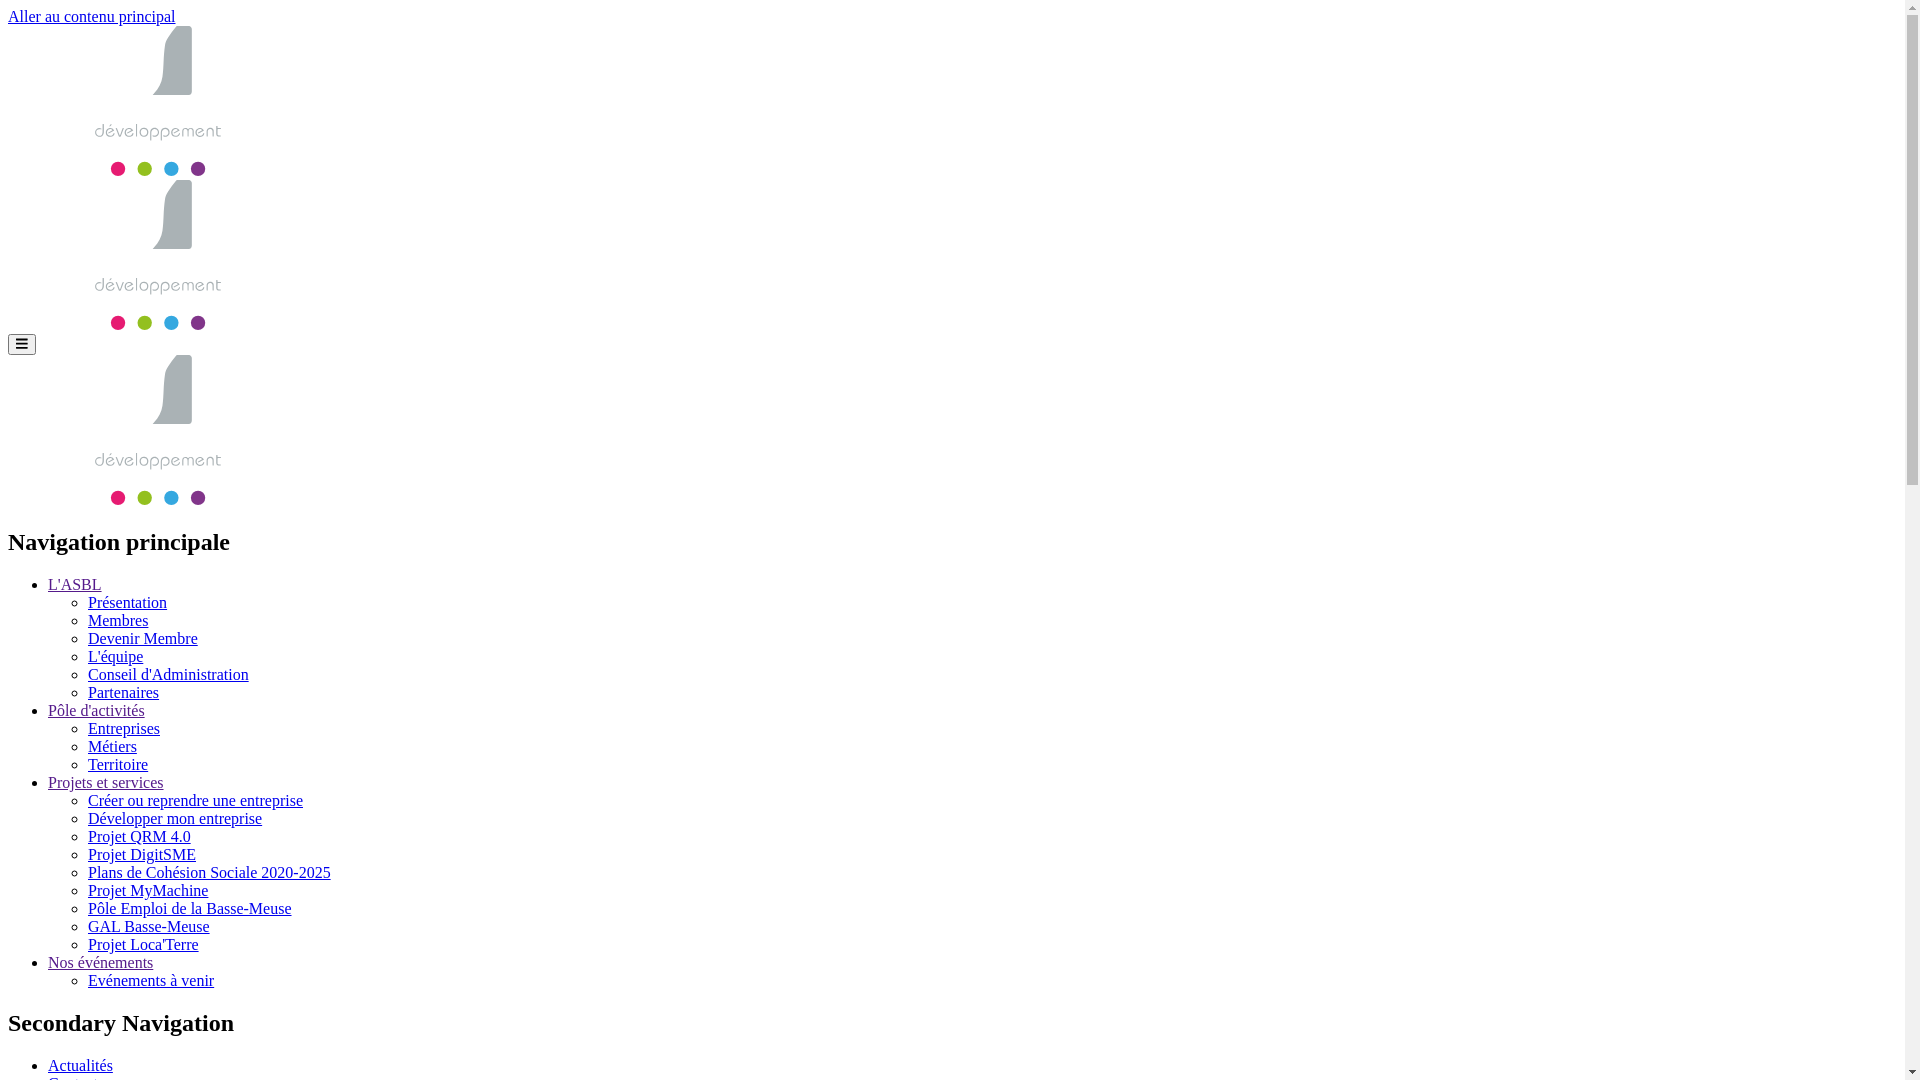 This screenshot has width=1920, height=1080. What do you see at coordinates (117, 619) in the screenshot?
I see `'Membres'` at bounding box center [117, 619].